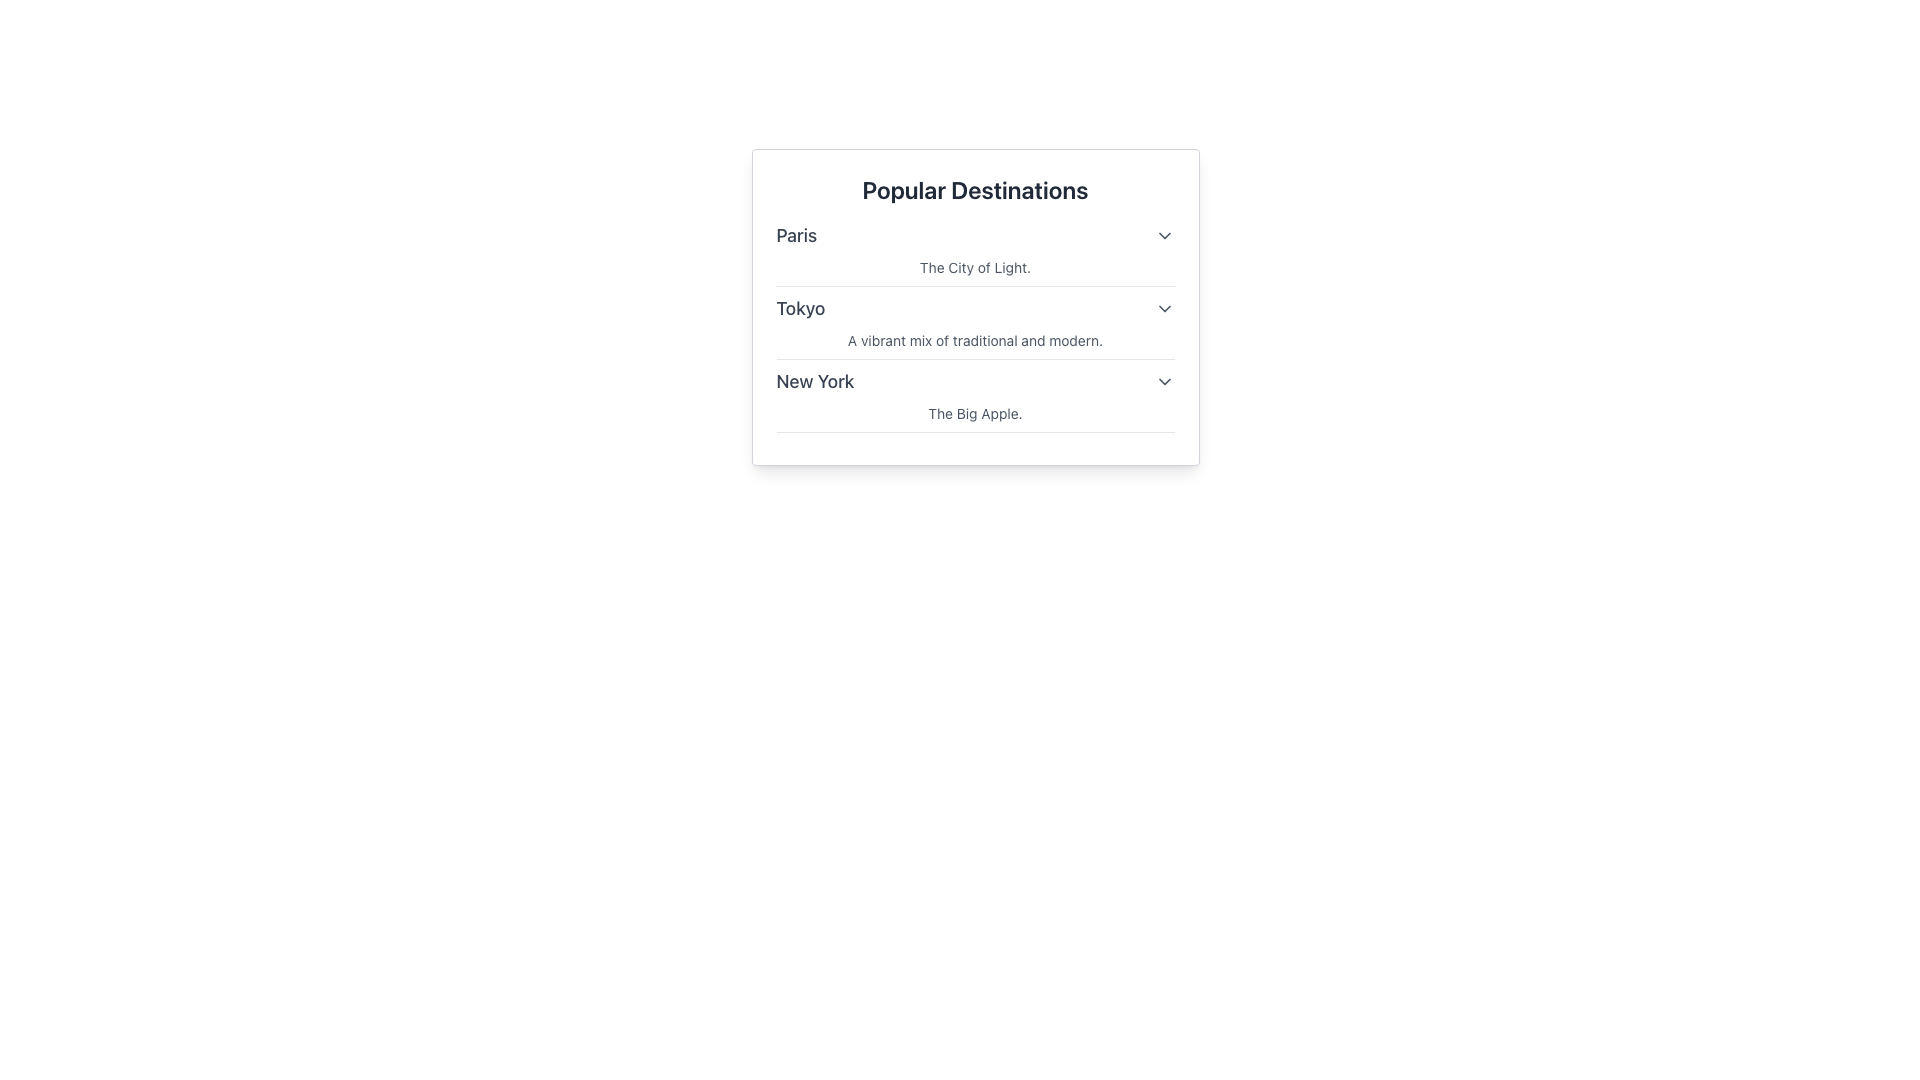 The height and width of the screenshot is (1080, 1920). I want to click on the text display component that provides a brief descriptive phrase summarizing the characteristics of 'Tokyo', which is located directly beneath the main heading 'Tokyo' in the second section of the card, so click(975, 339).